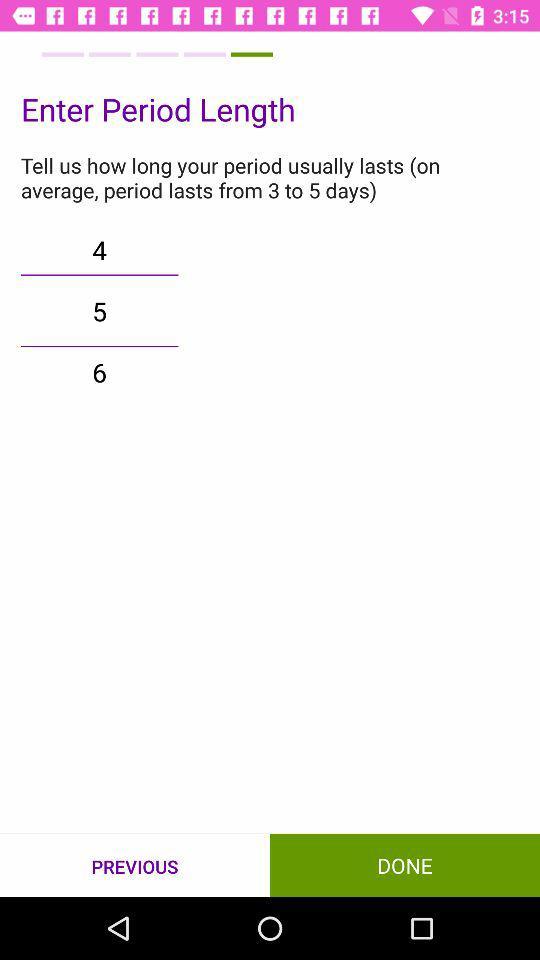  Describe the element at coordinates (135, 865) in the screenshot. I see `the item next to the done` at that location.